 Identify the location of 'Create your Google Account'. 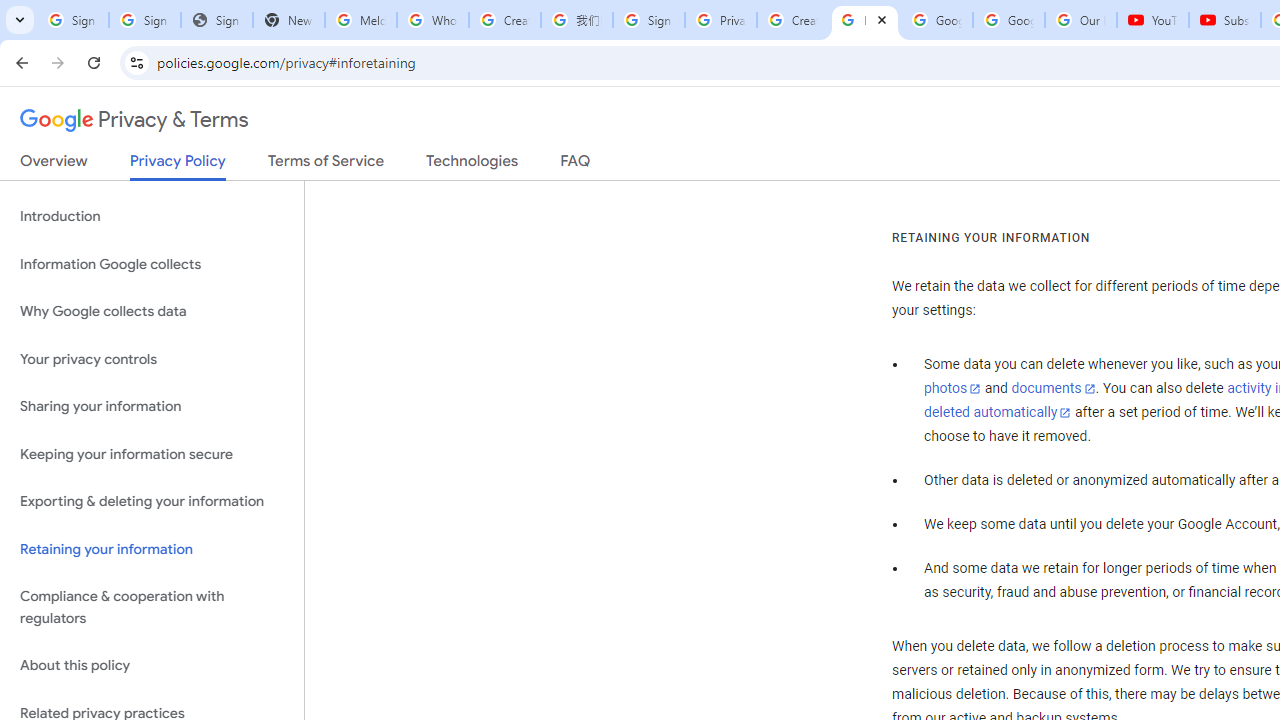
(791, 20).